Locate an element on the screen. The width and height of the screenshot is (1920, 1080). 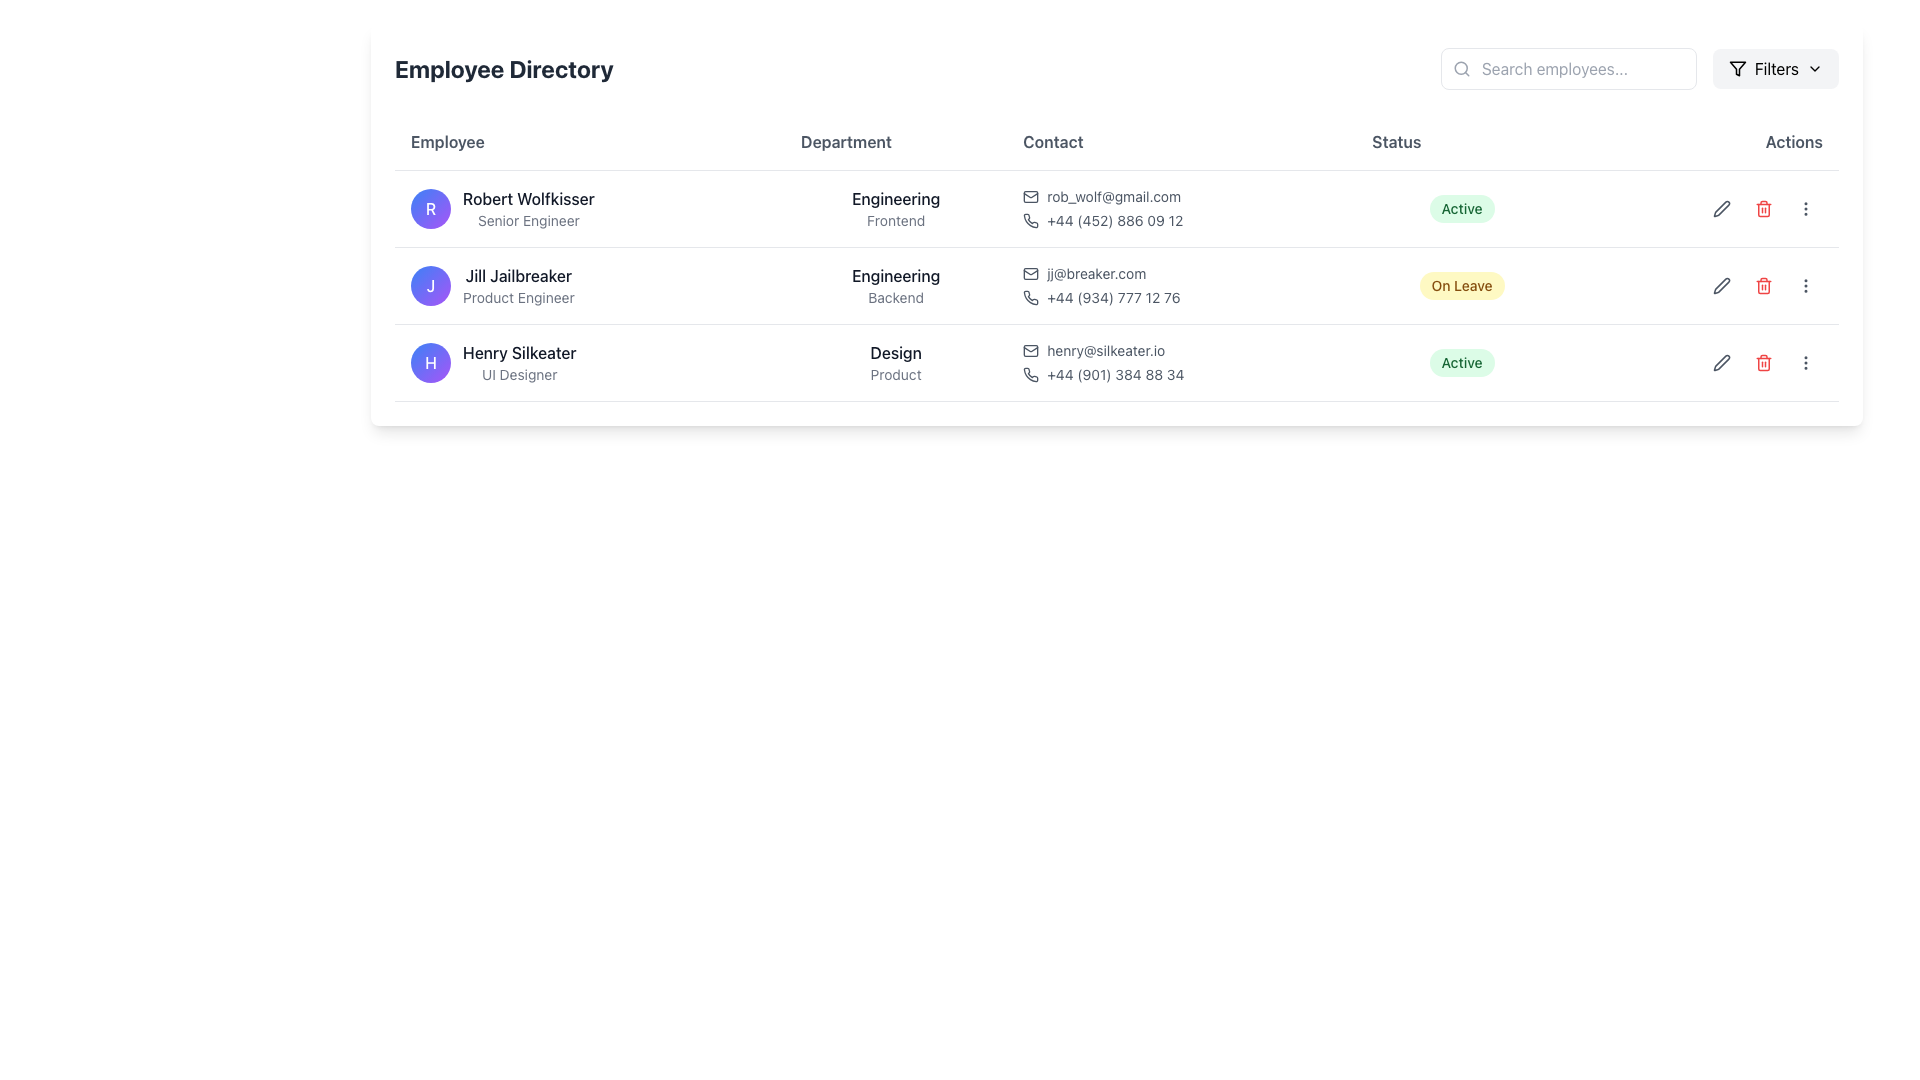
the phone icon located in the 'Contact' column next to the phone number of the second employee, Jill Jailbreaker is located at coordinates (1031, 297).